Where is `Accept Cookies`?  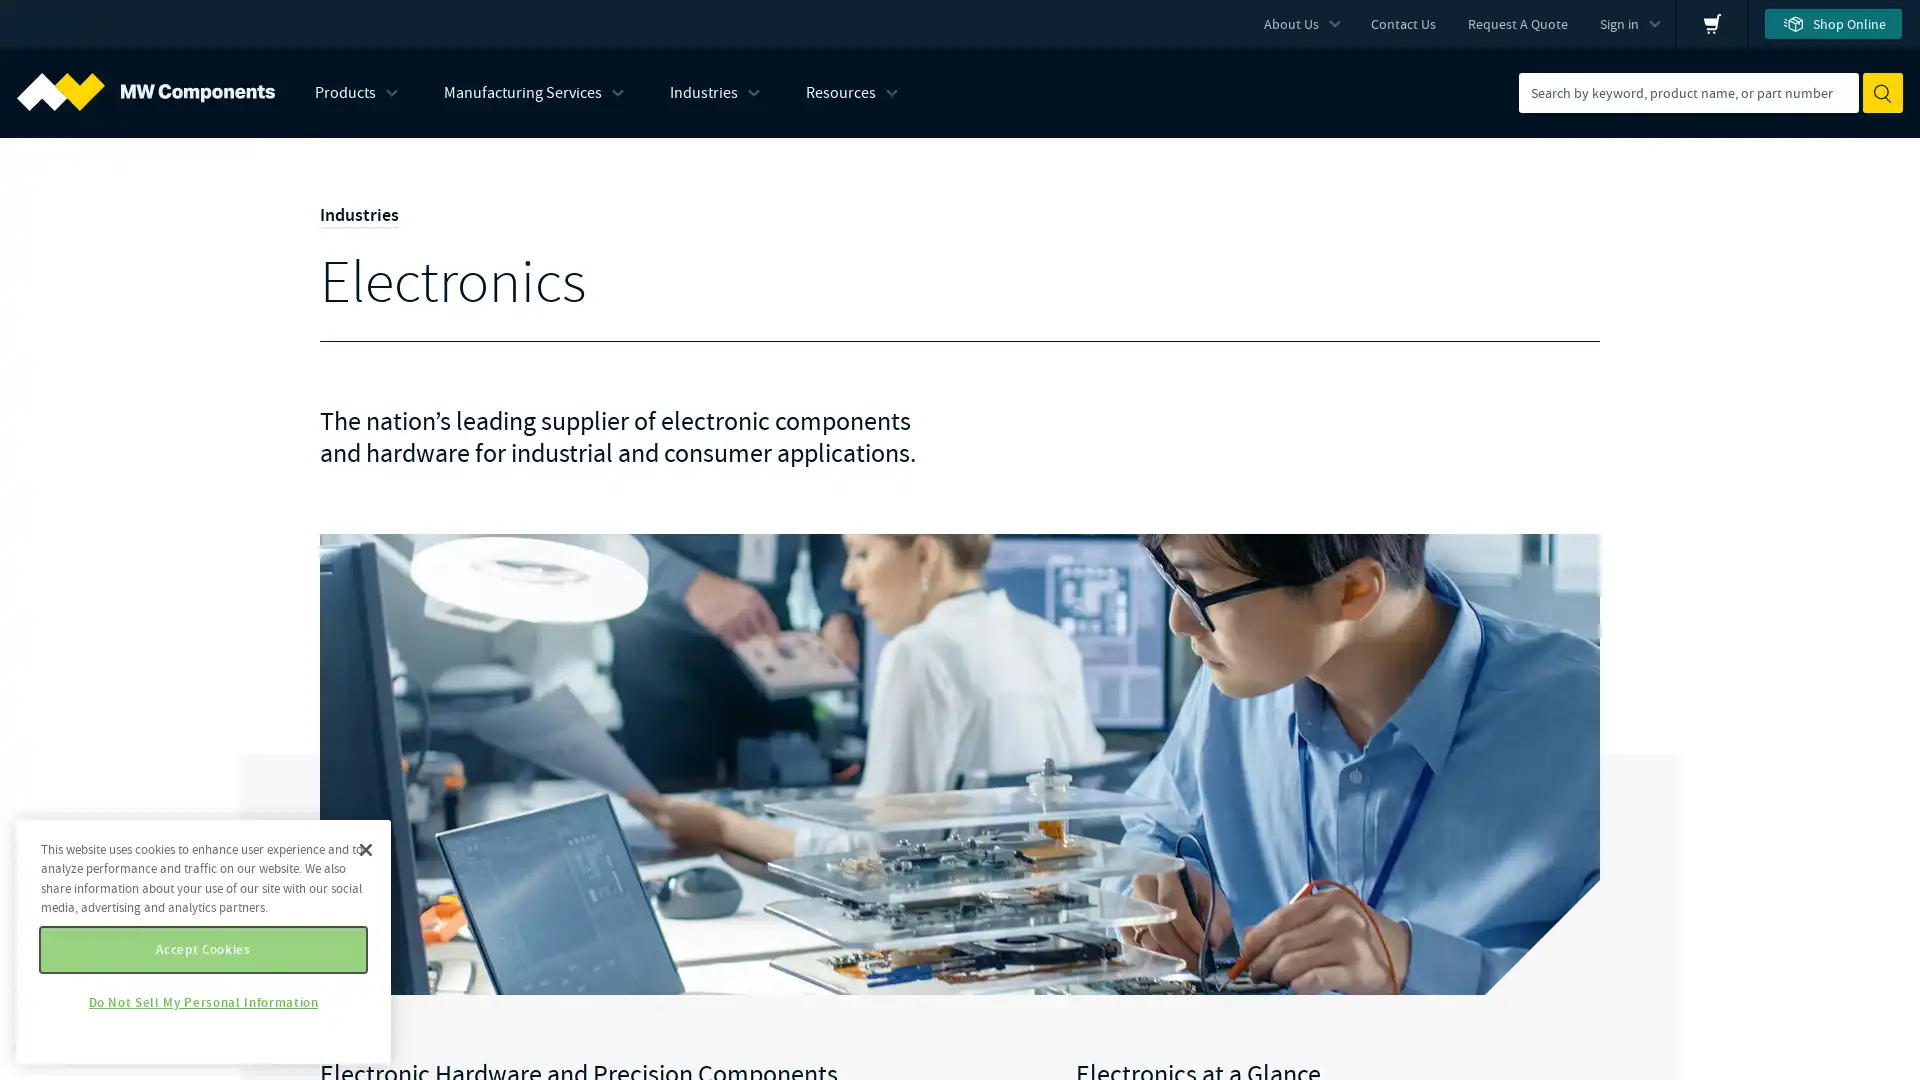 Accept Cookies is located at coordinates (203, 948).